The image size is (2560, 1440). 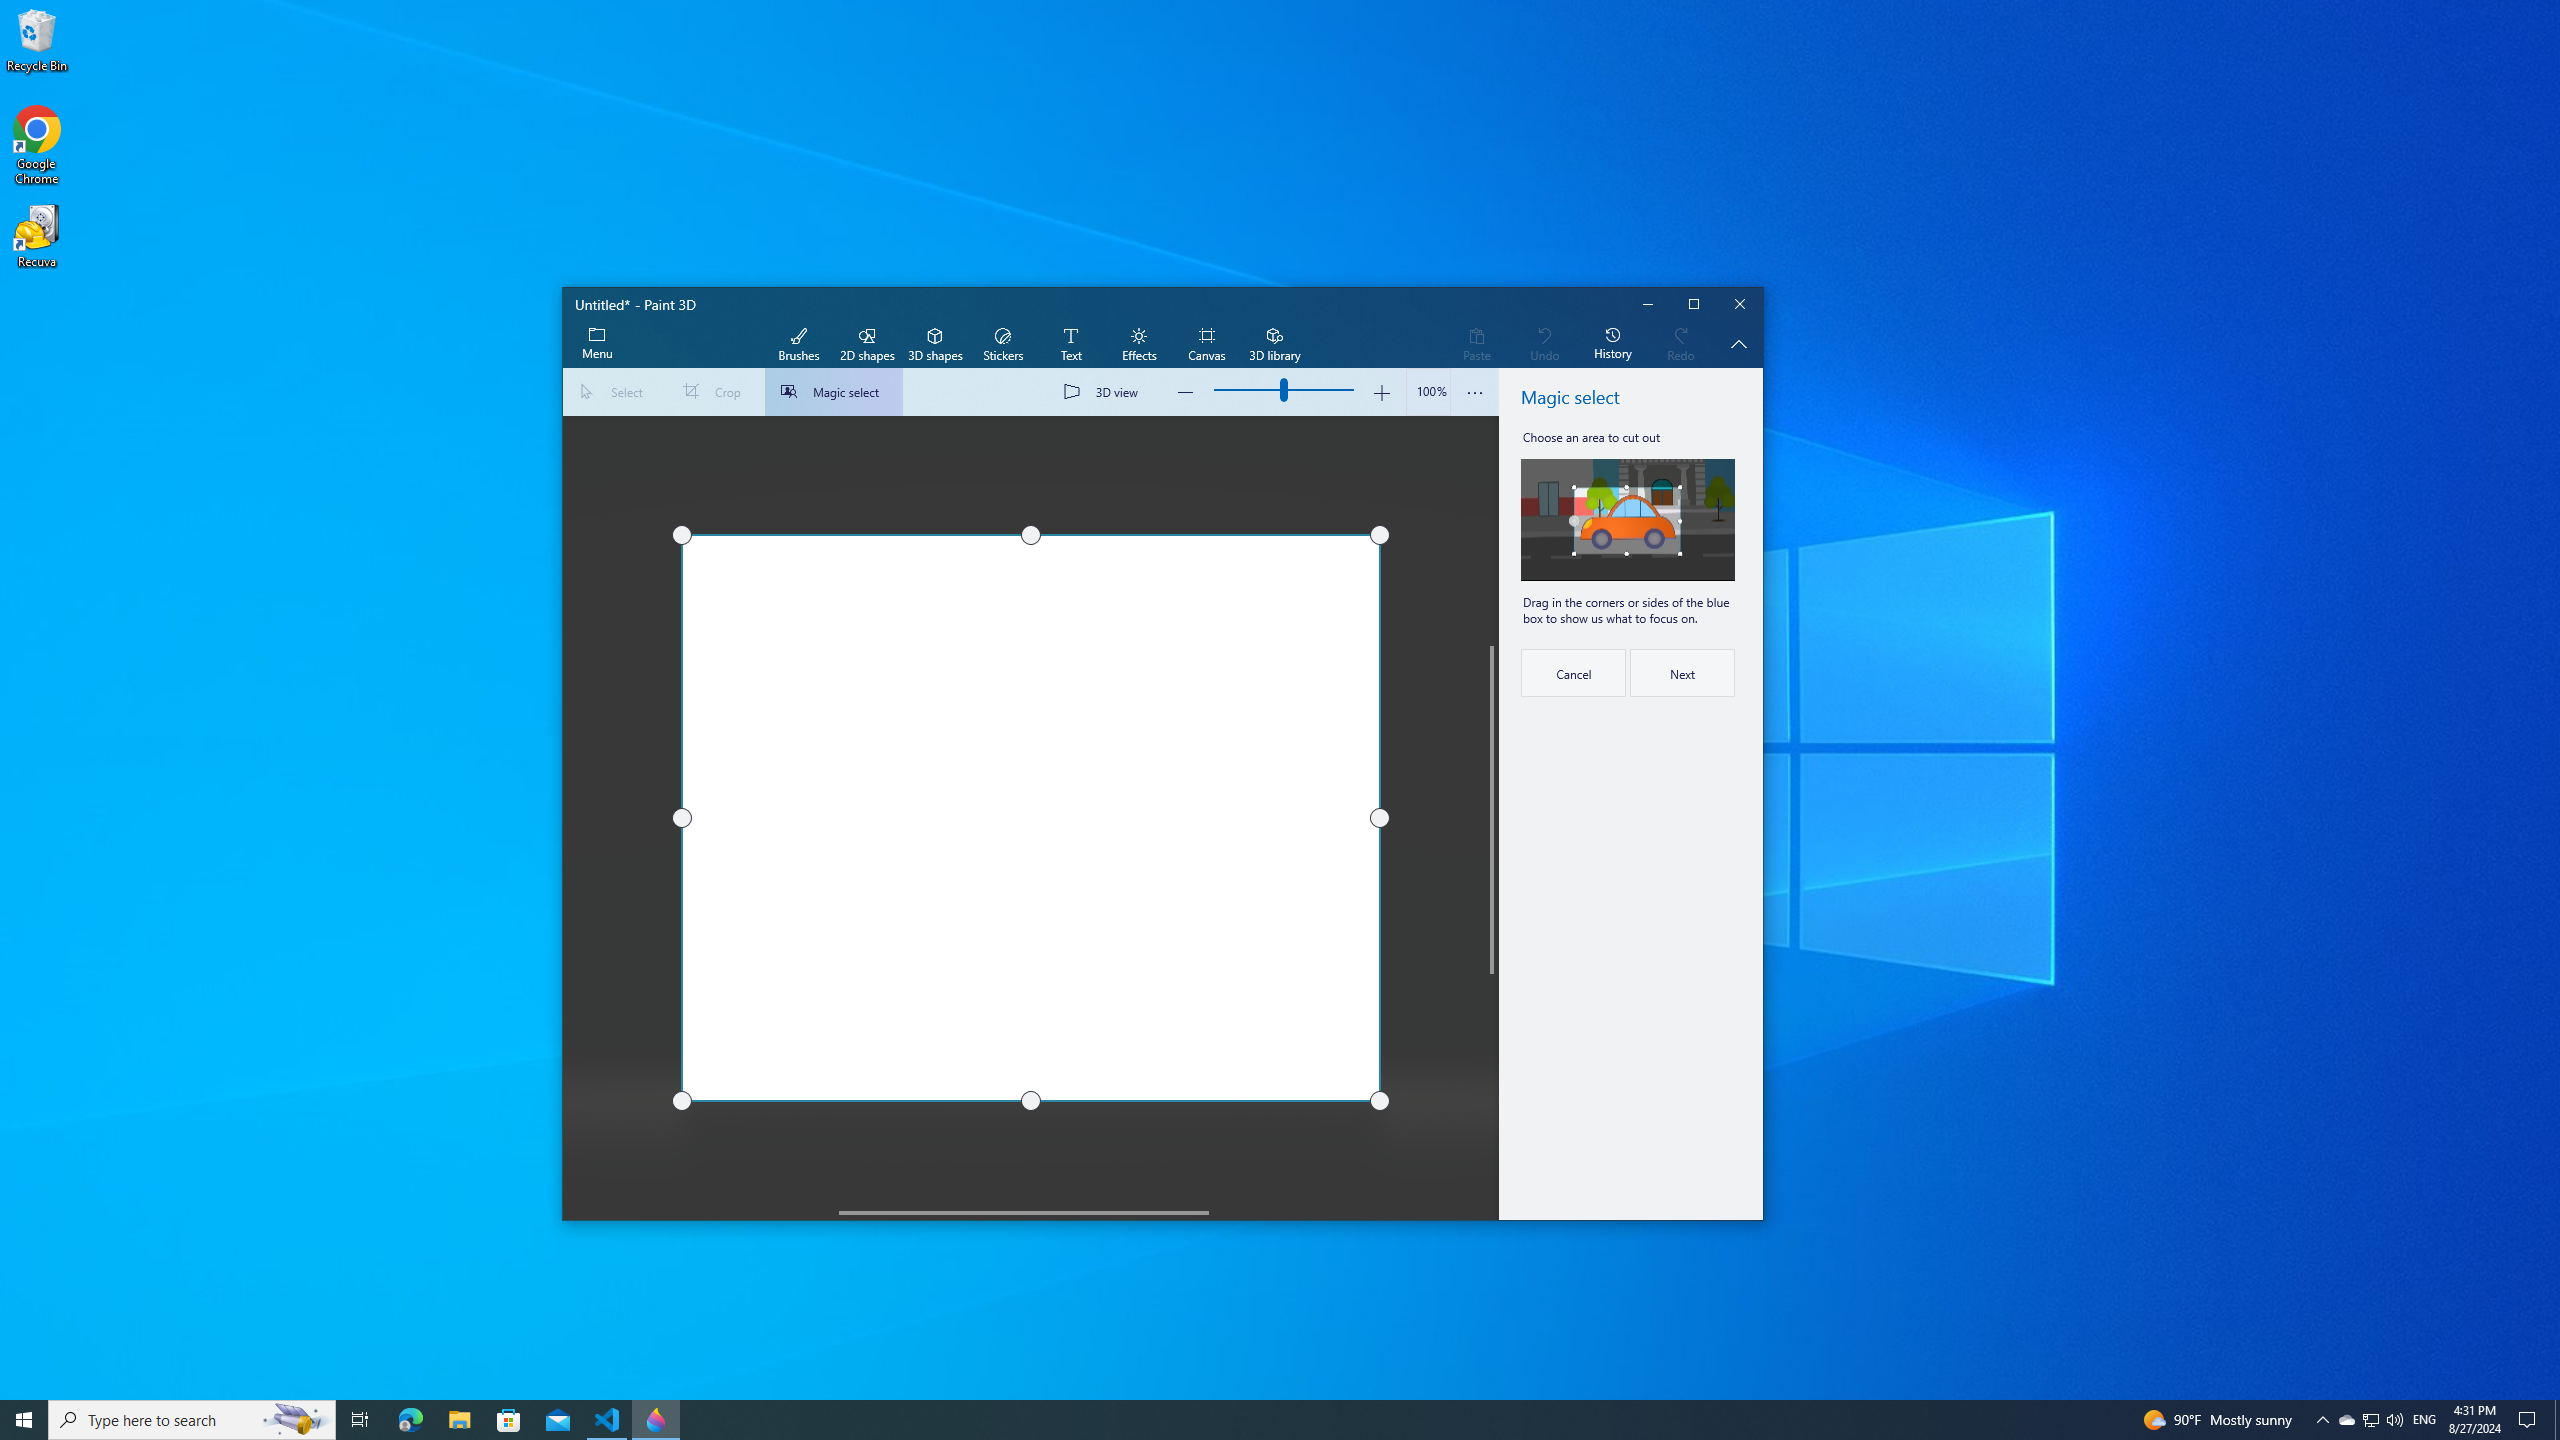 What do you see at coordinates (865, 344) in the screenshot?
I see `'2D shapes'` at bounding box center [865, 344].